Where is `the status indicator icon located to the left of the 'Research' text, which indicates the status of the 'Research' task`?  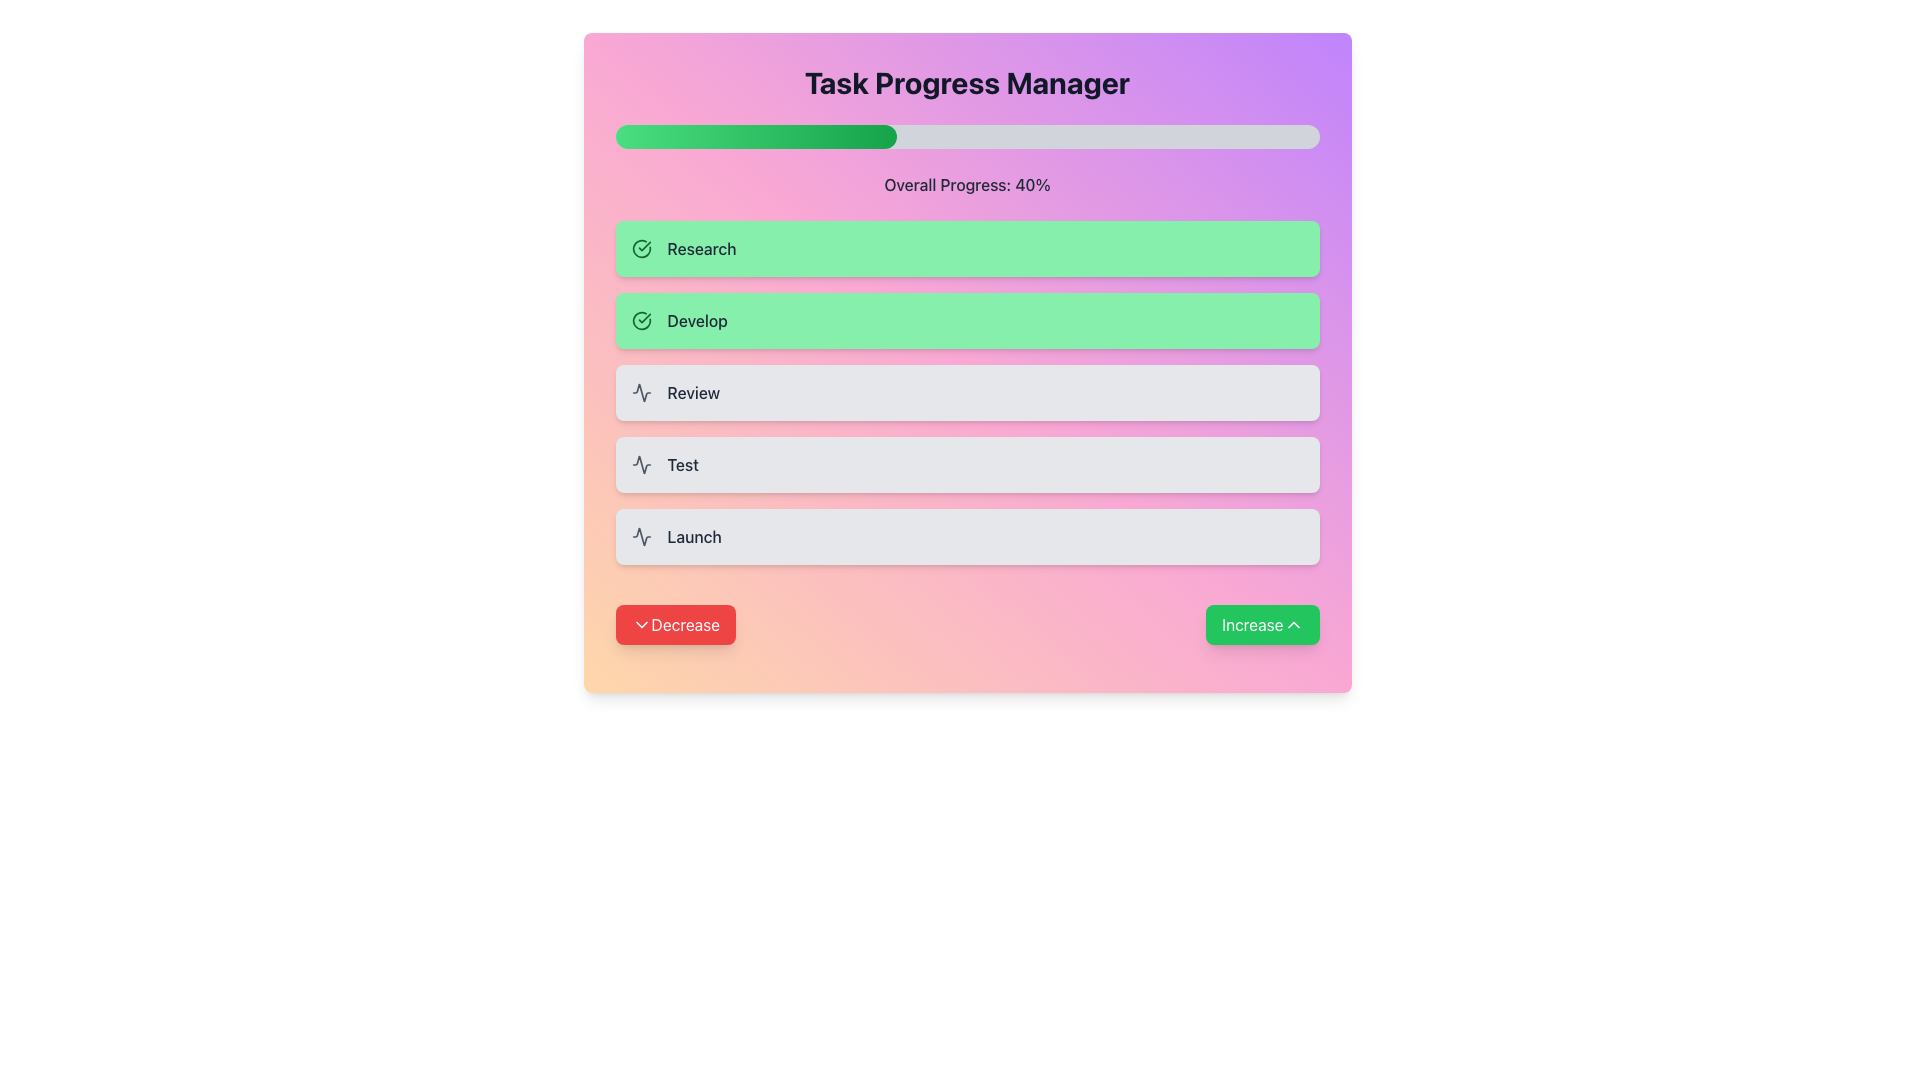
the status indicator icon located to the left of the 'Research' text, which indicates the status of the 'Research' task is located at coordinates (641, 248).